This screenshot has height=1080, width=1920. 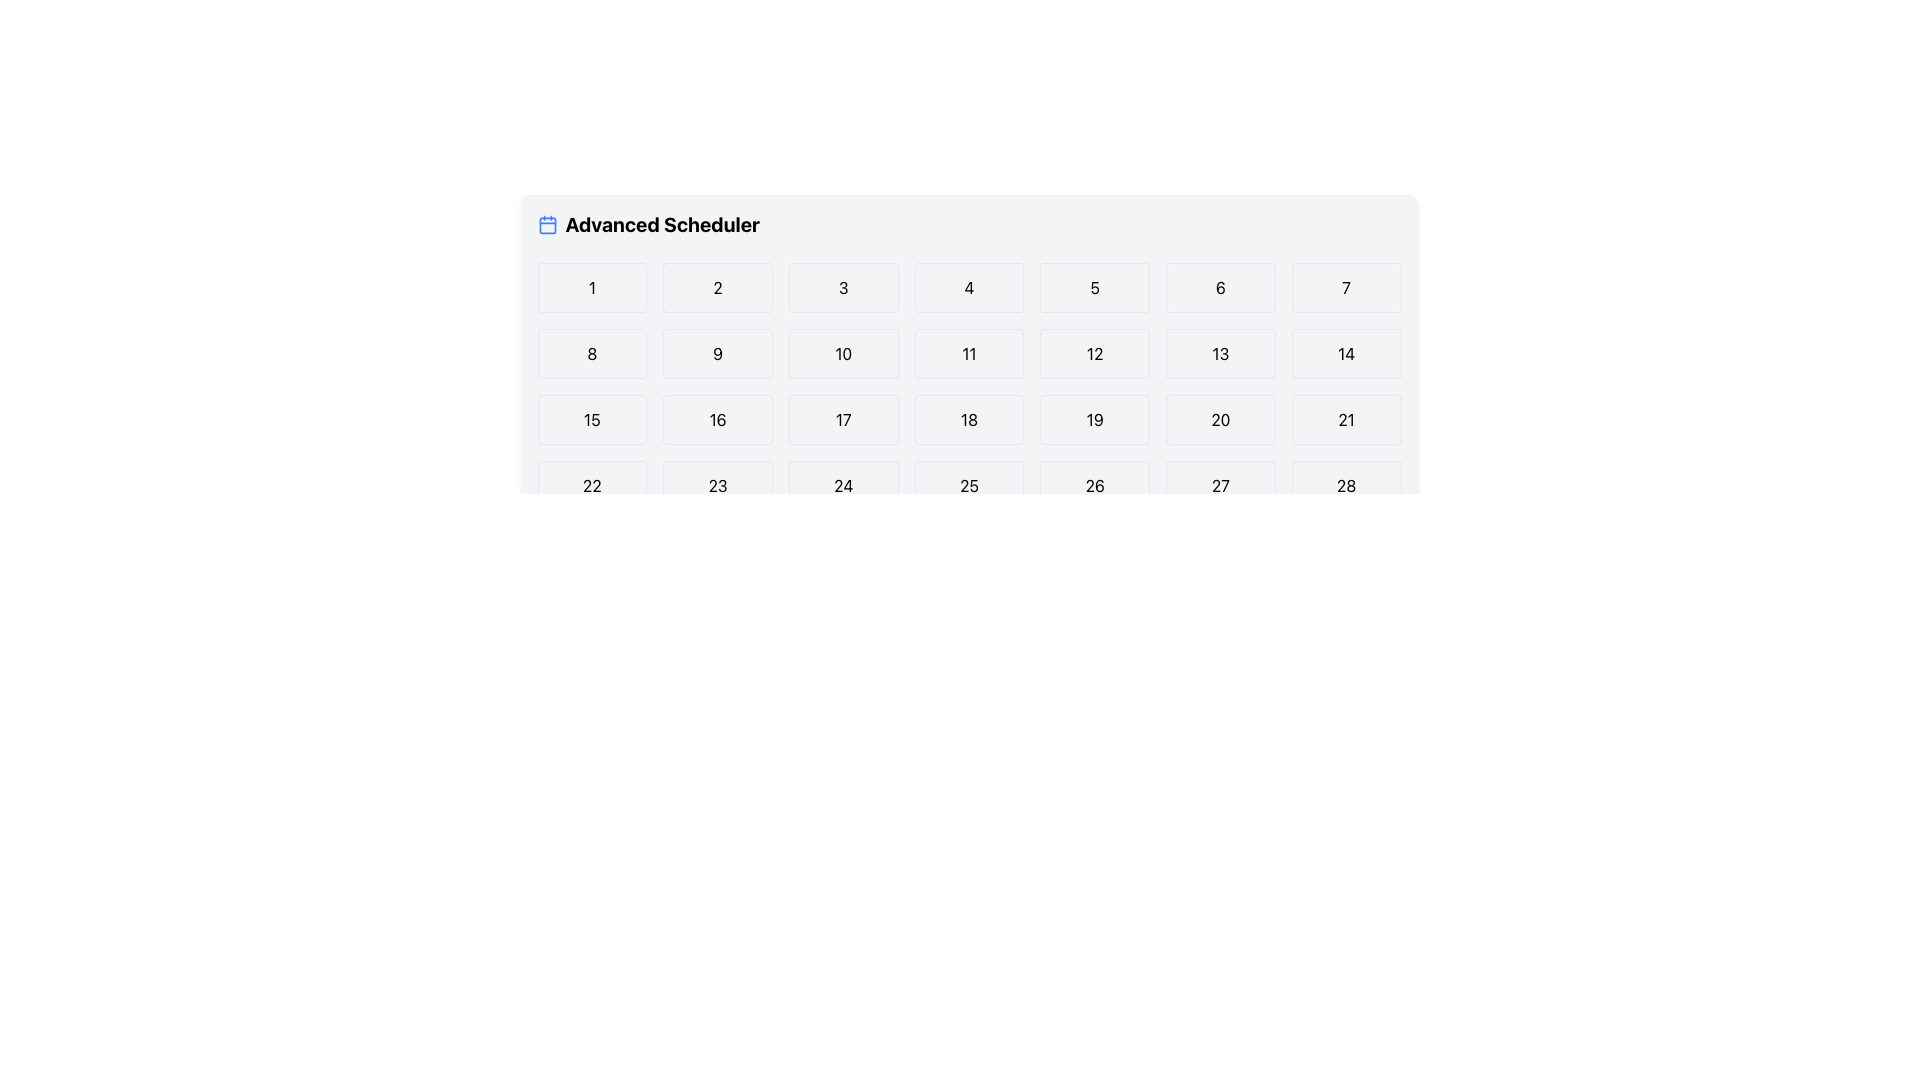 What do you see at coordinates (718, 419) in the screenshot?
I see `the button labeled '16' located` at bounding box center [718, 419].